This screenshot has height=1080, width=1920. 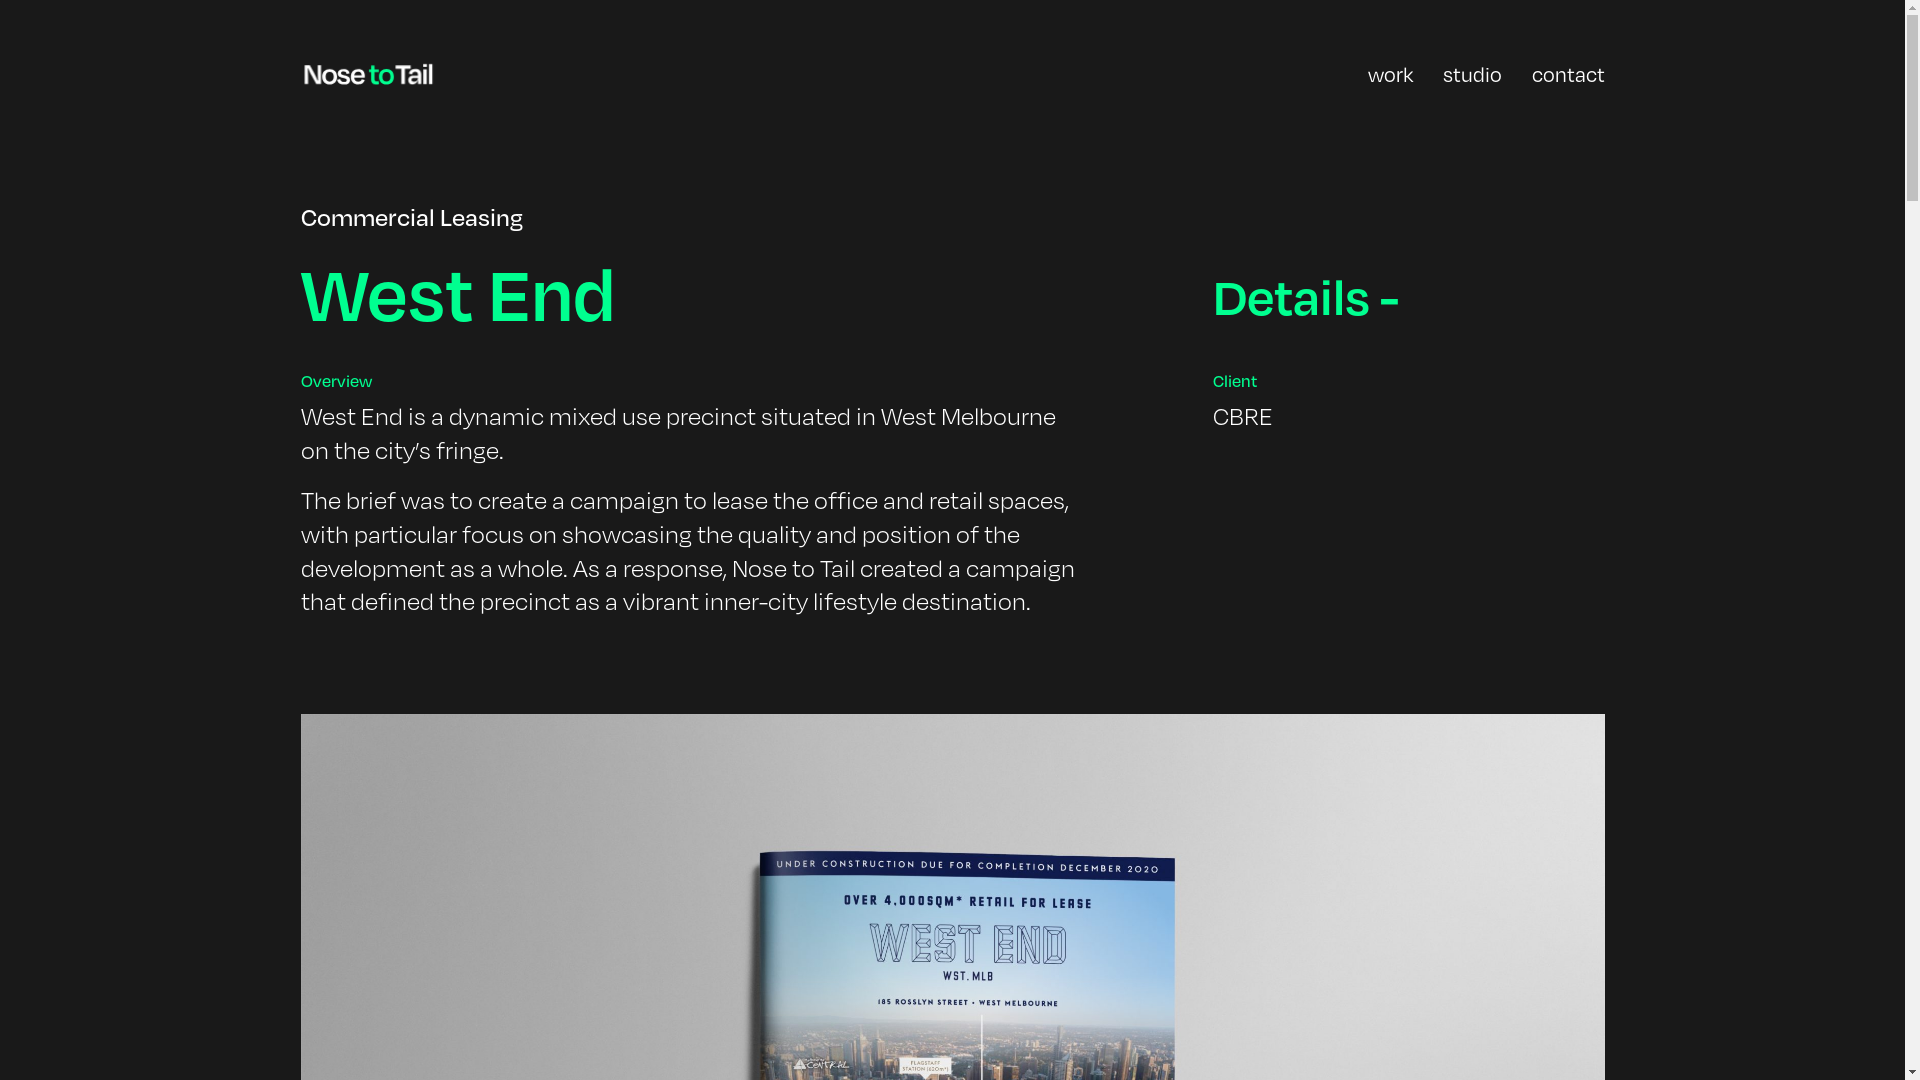 I want to click on 'studio', so click(x=1471, y=72).